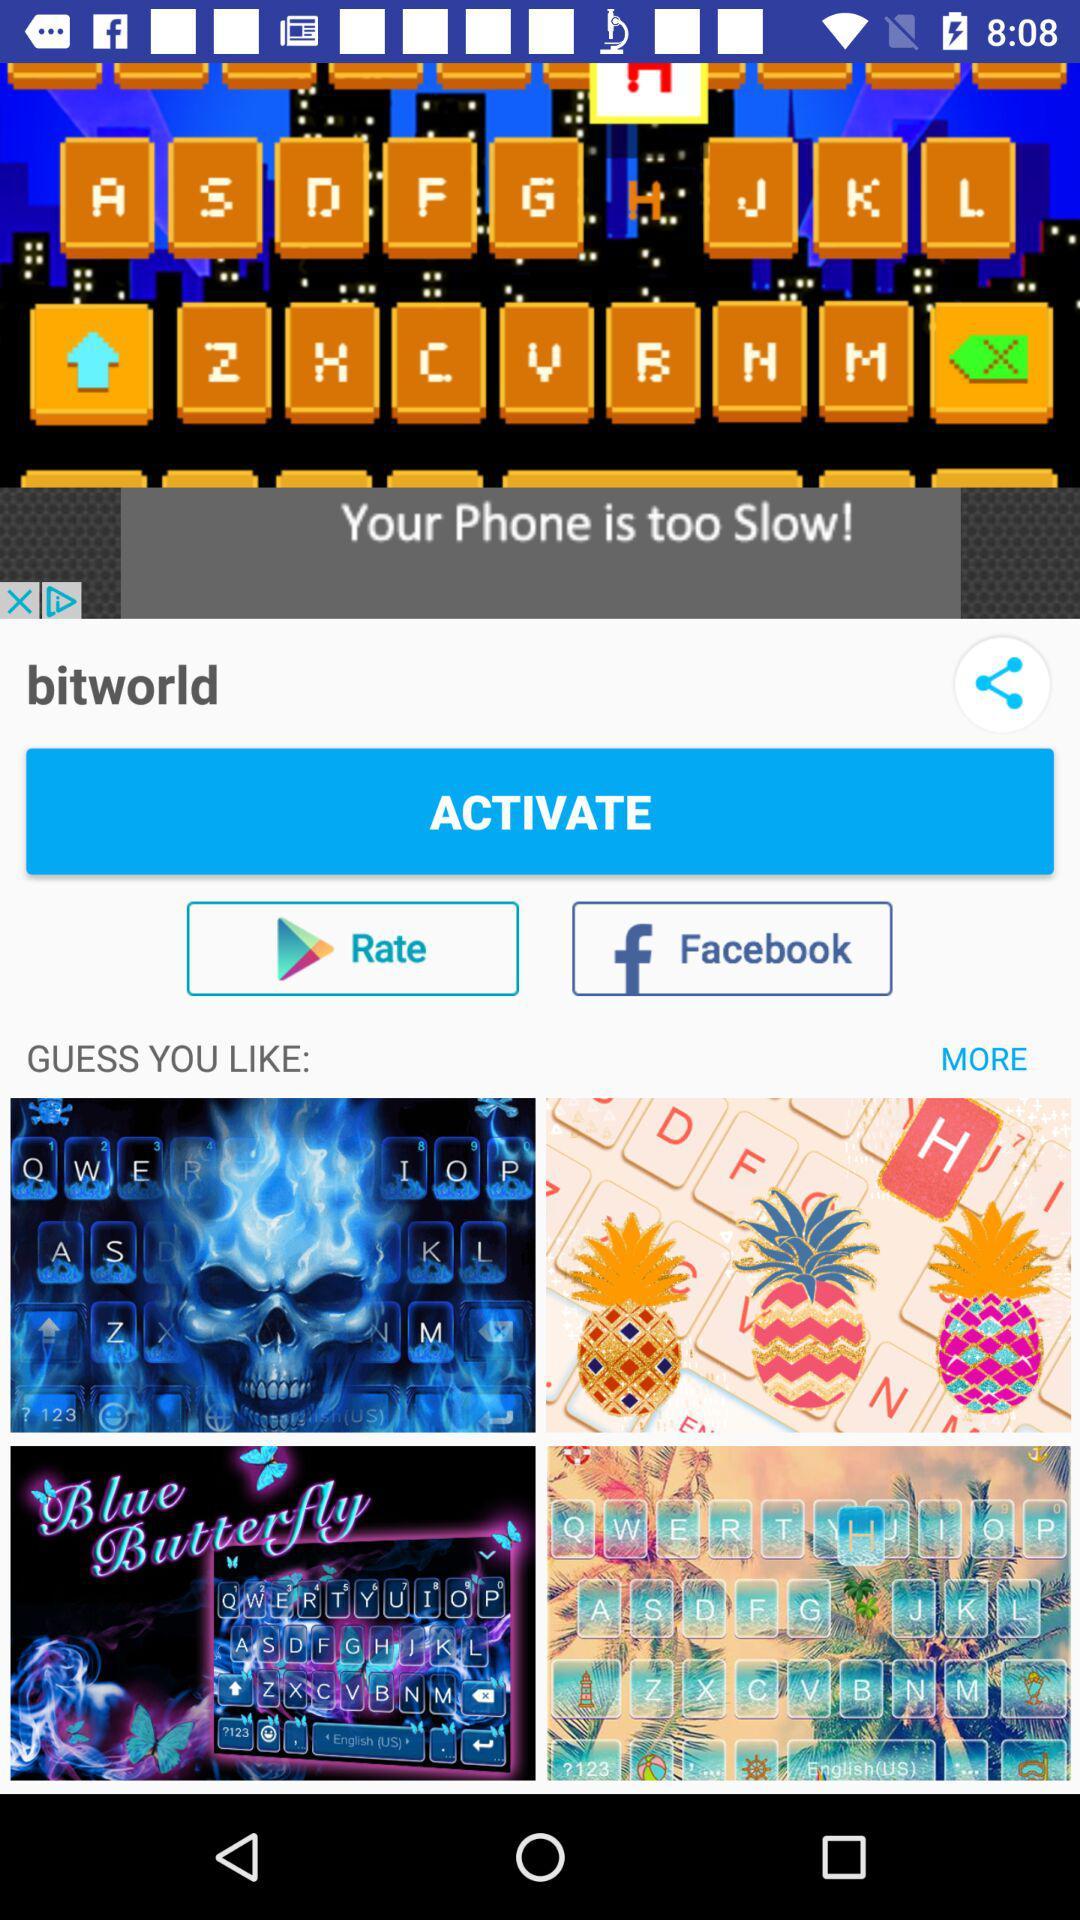 The height and width of the screenshot is (1920, 1080). What do you see at coordinates (1002, 683) in the screenshot?
I see `the share icon` at bounding box center [1002, 683].